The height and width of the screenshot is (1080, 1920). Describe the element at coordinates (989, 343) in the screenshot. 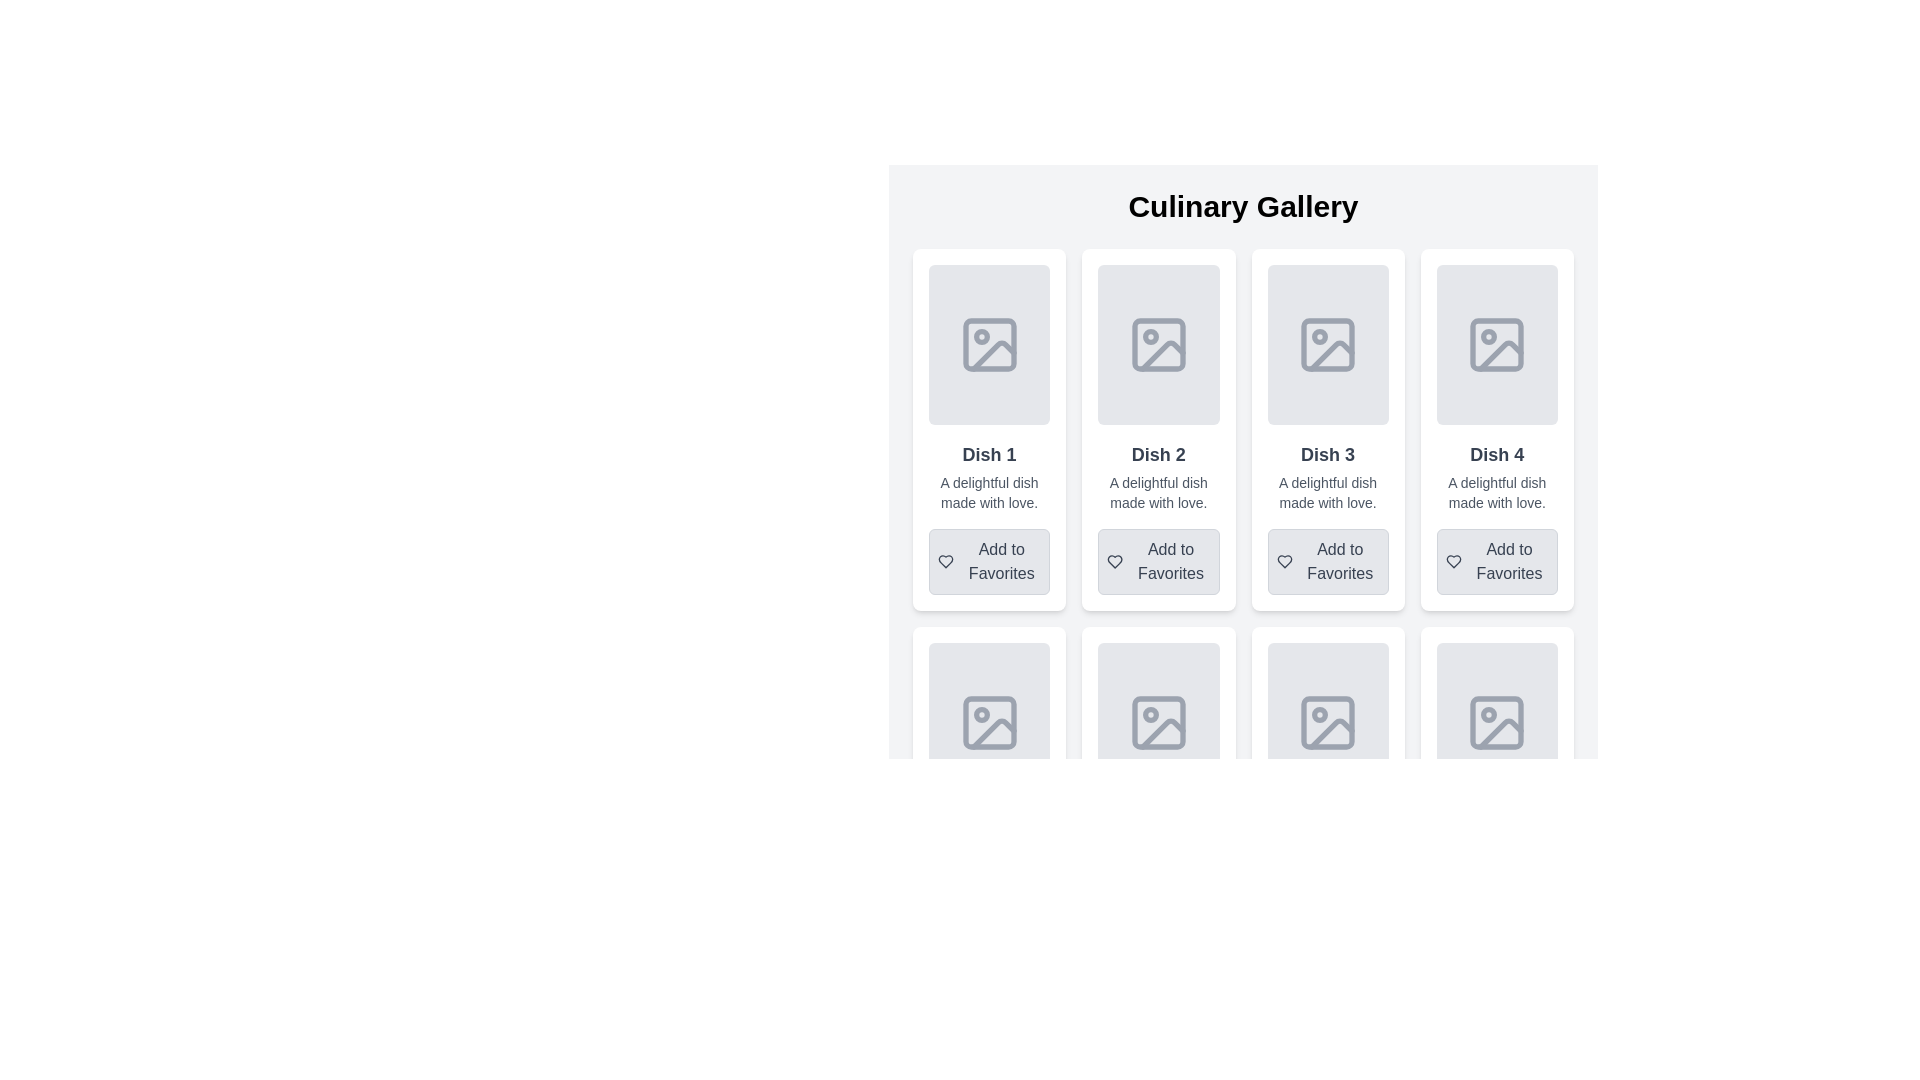

I see `the icon located at the top-center of the 'Dish 1' card in the Culinary Gallery grid interface, which serves as a placeholder for graphical content` at that location.